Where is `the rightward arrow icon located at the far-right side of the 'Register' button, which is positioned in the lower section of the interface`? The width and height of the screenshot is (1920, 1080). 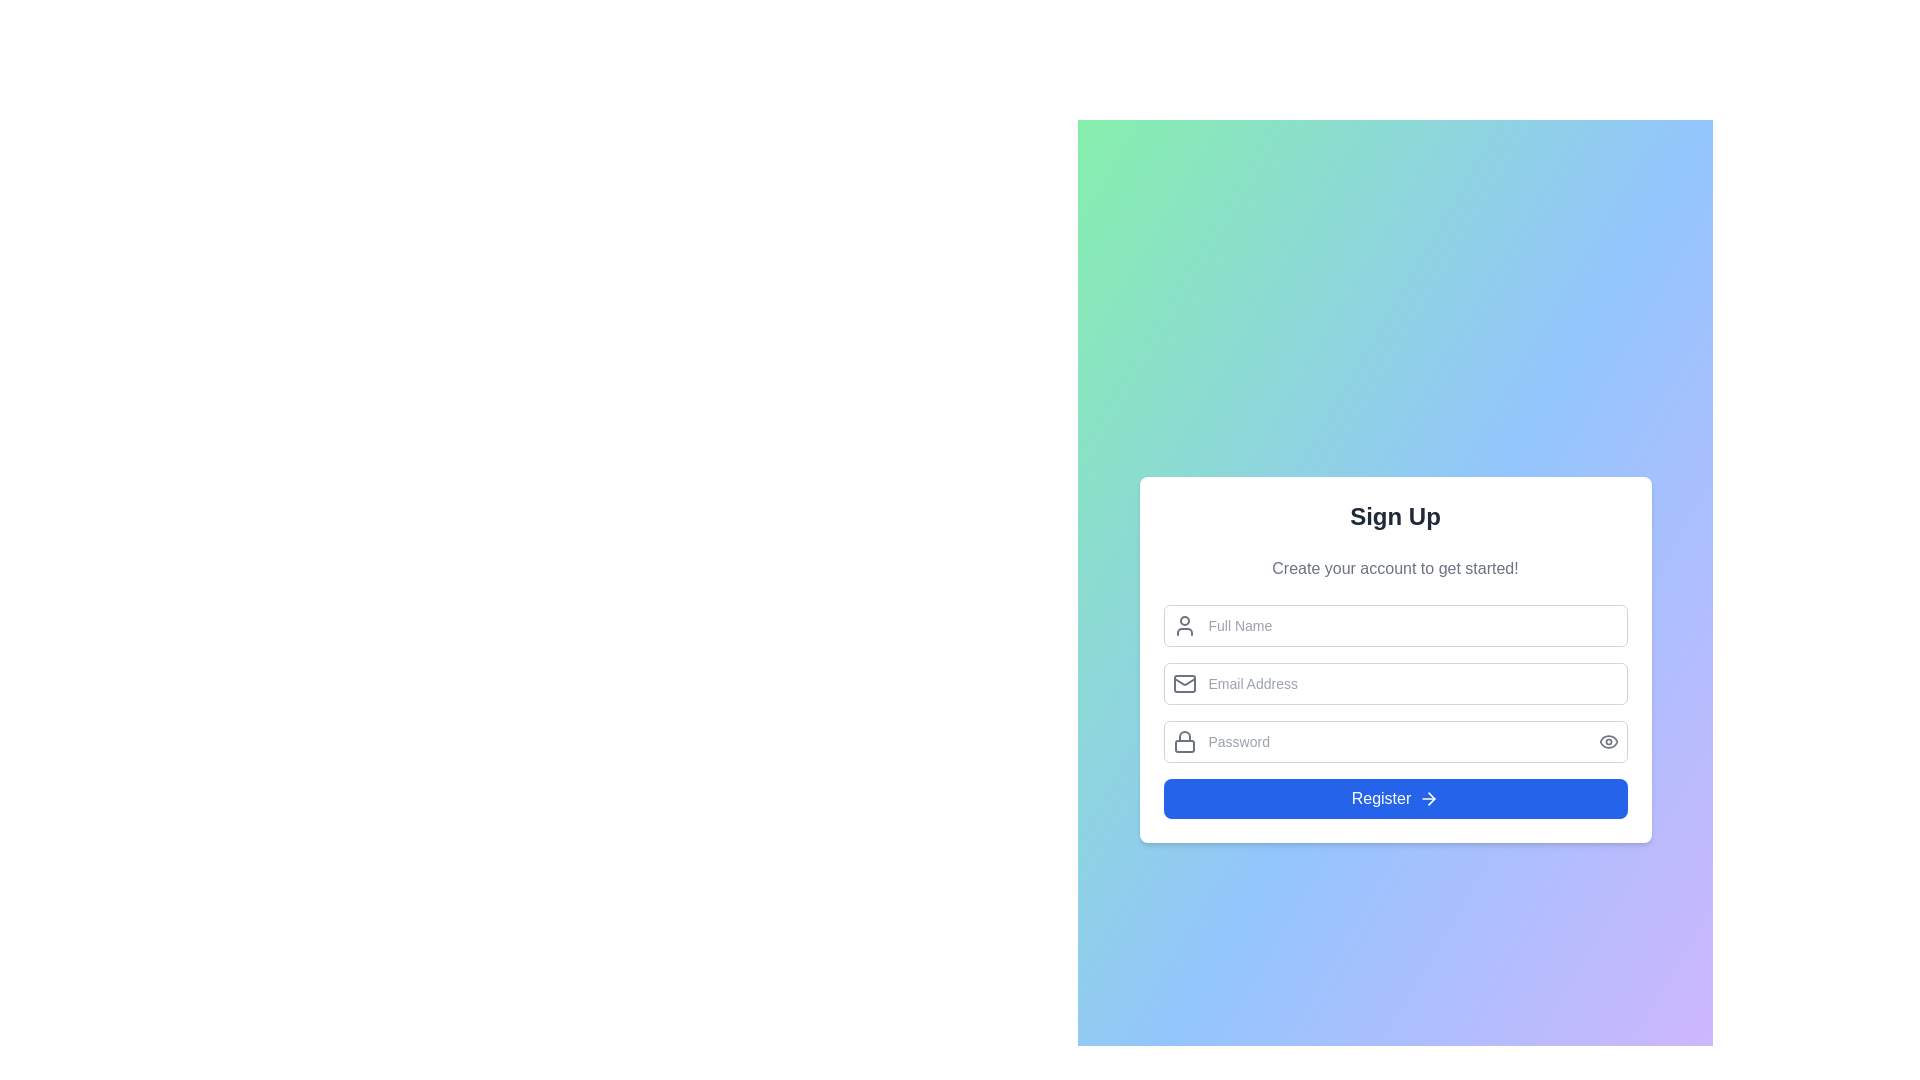 the rightward arrow icon located at the far-right side of the 'Register' button, which is positioned in the lower section of the interface is located at coordinates (1428, 797).